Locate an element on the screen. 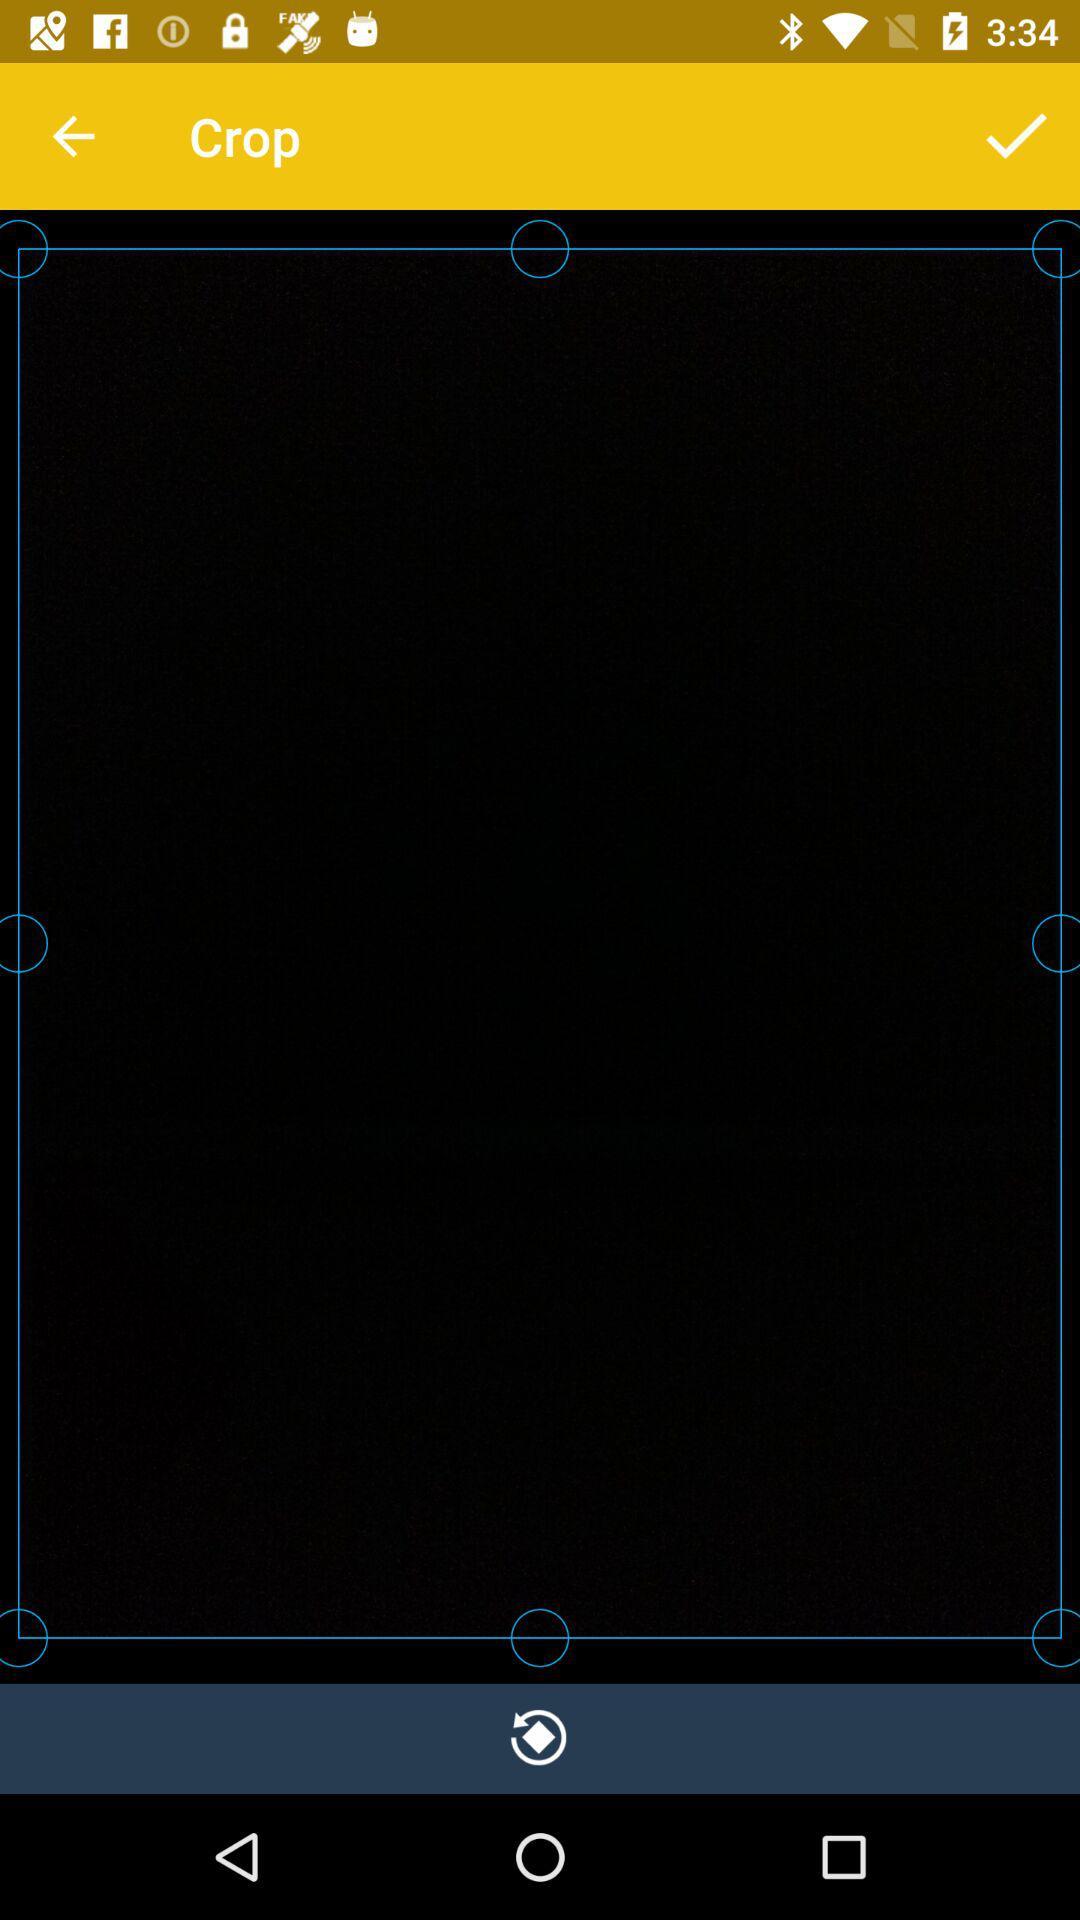 The width and height of the screenshot is (1080, 1920). item at the top right corner is located at coordinates (1017, 135).